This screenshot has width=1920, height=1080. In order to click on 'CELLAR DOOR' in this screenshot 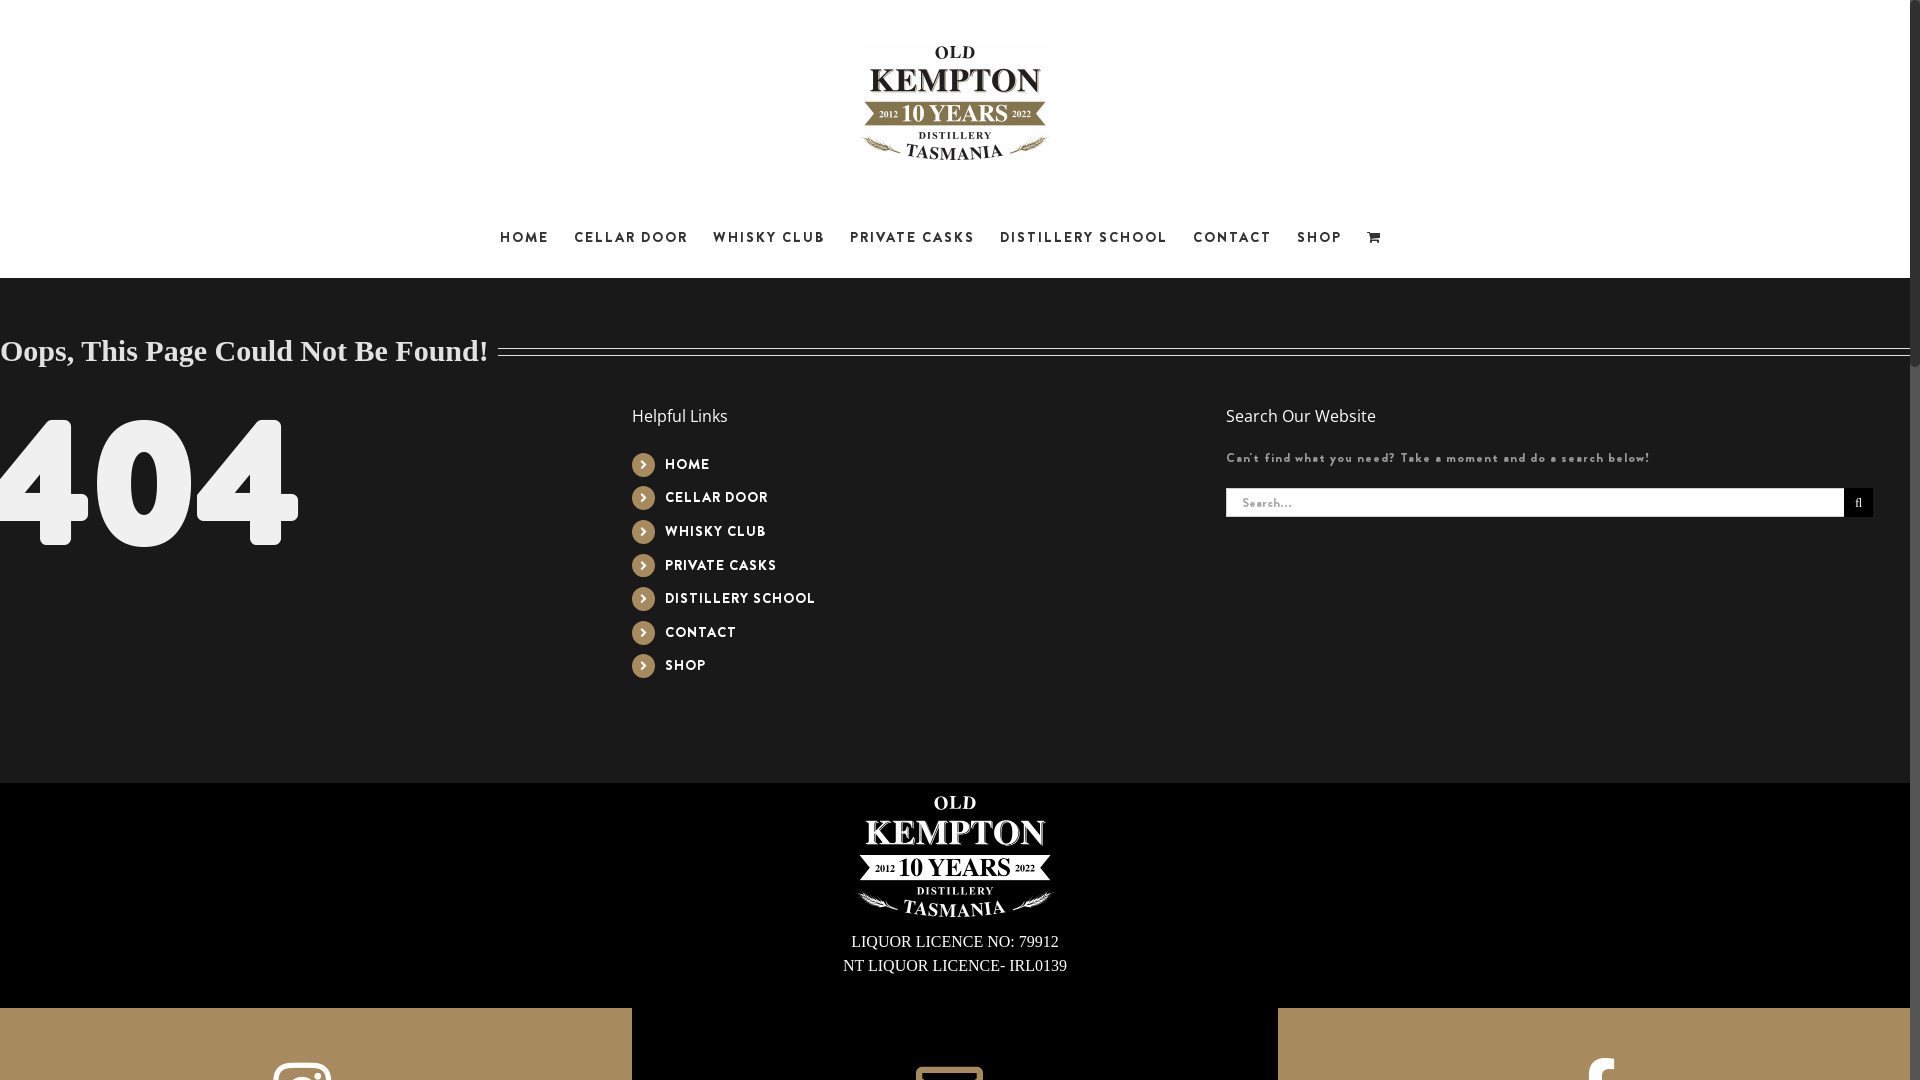, I will do `click(716, 496)`.